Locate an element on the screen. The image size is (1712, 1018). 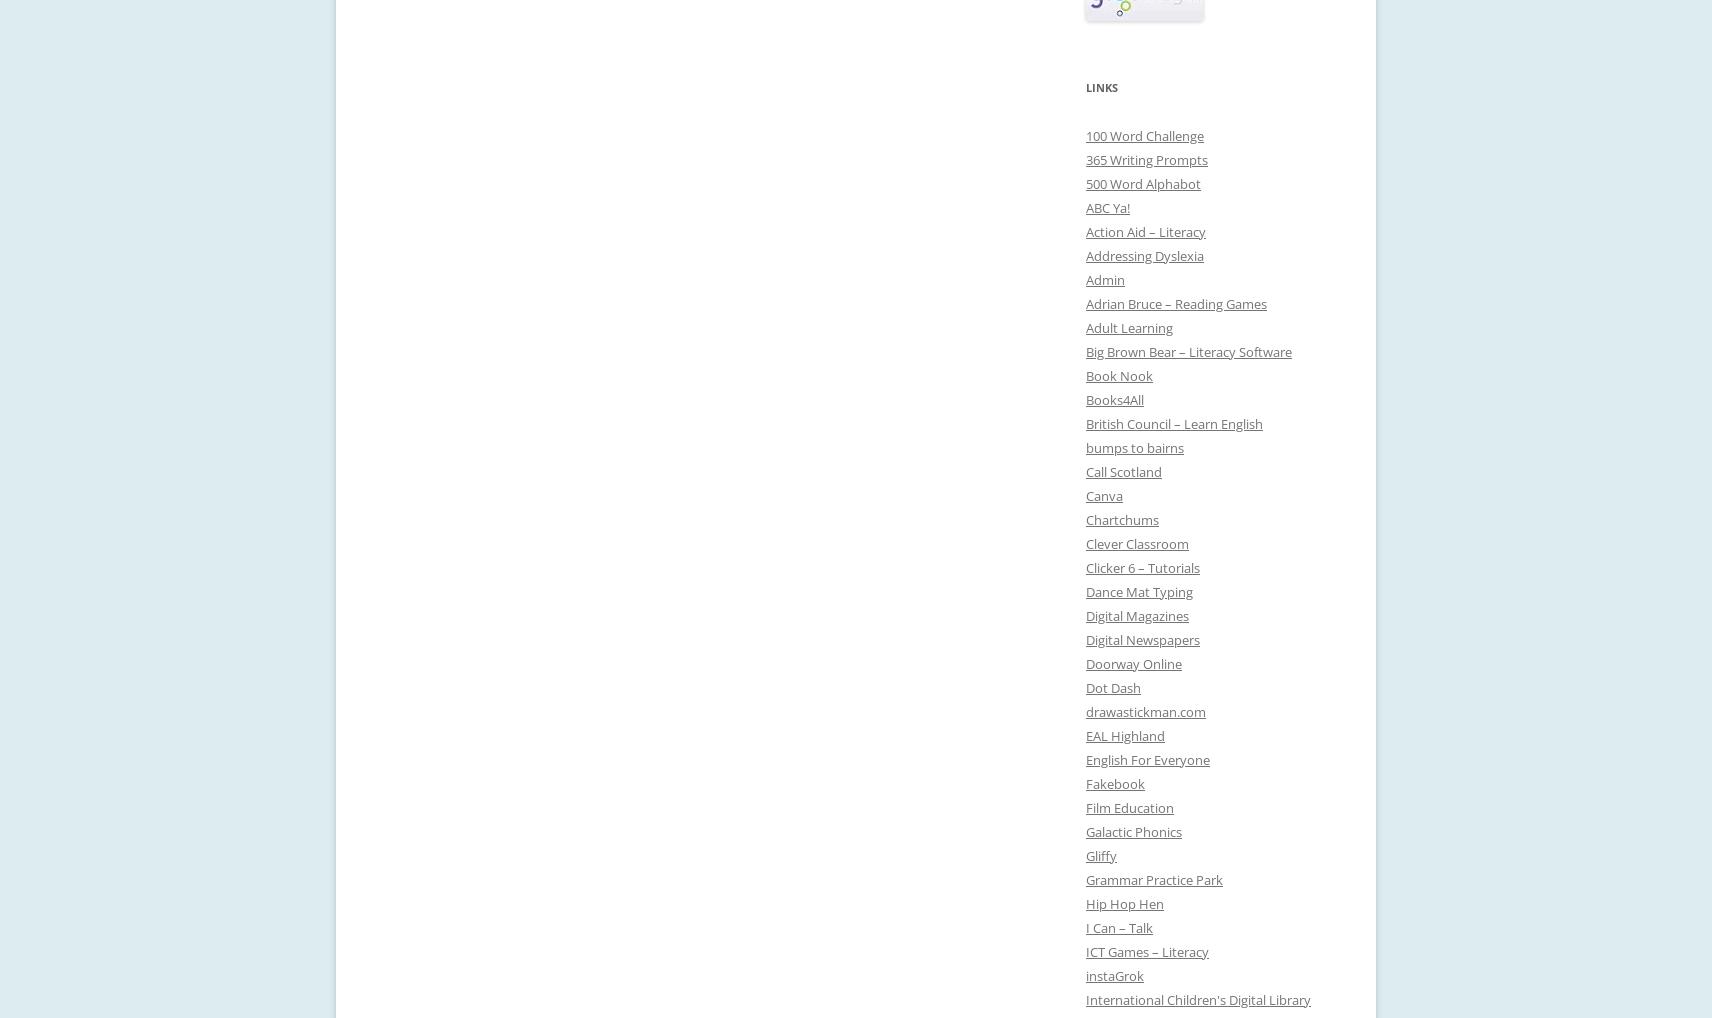
'International Children's Digital Library' is located at coordinates (1198, 999).